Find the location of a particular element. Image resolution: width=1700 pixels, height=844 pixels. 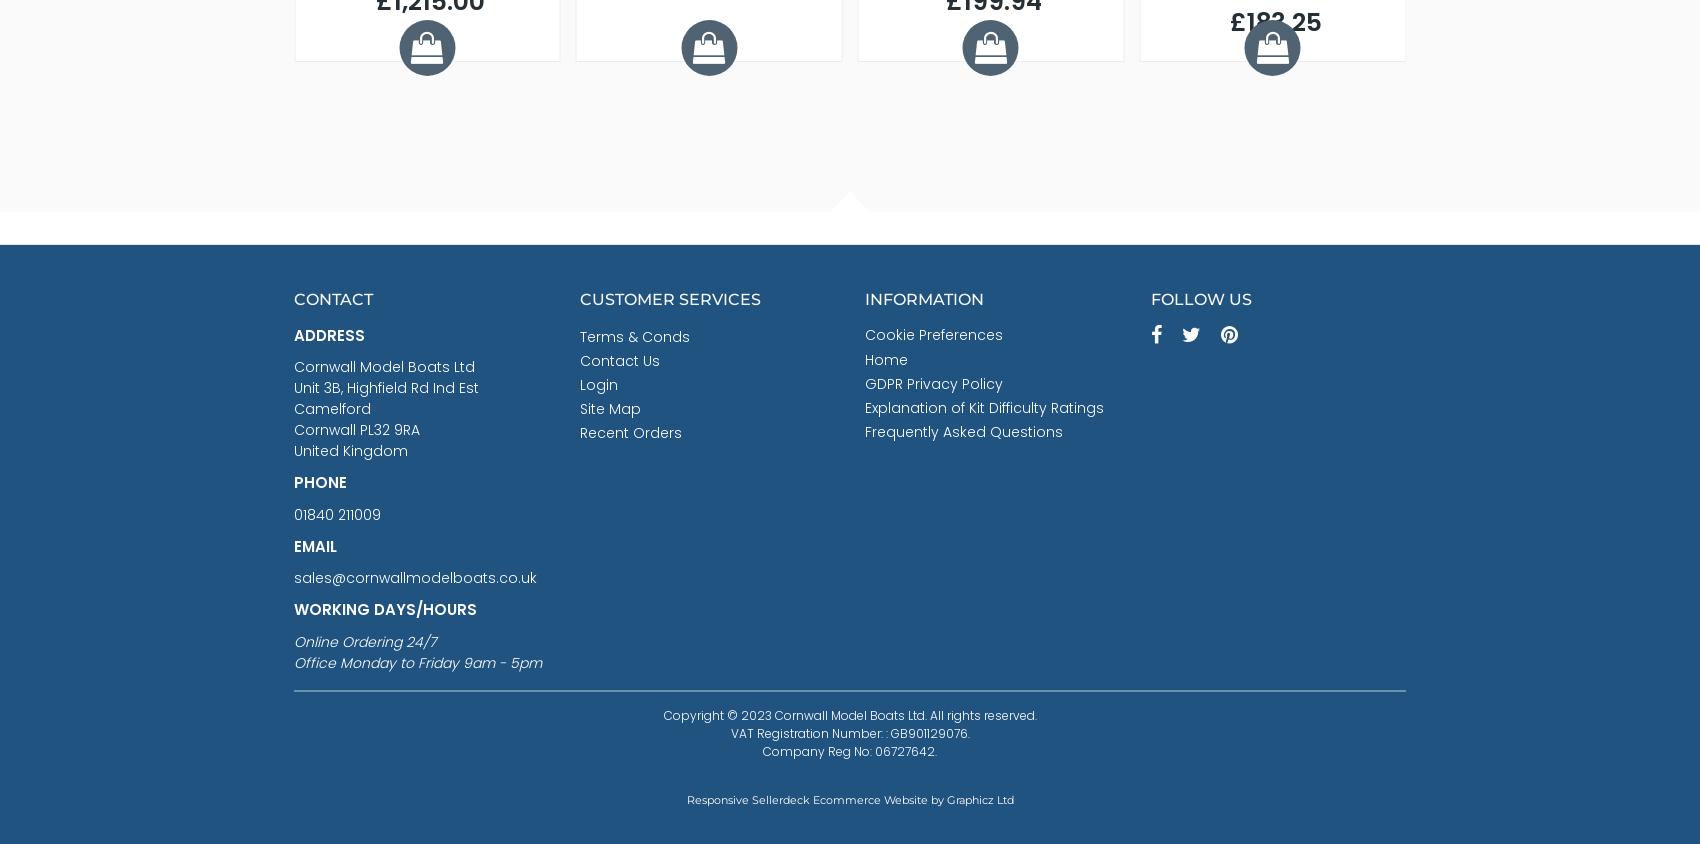

'Cookie Preferences' is located at coordinates (933, 333).